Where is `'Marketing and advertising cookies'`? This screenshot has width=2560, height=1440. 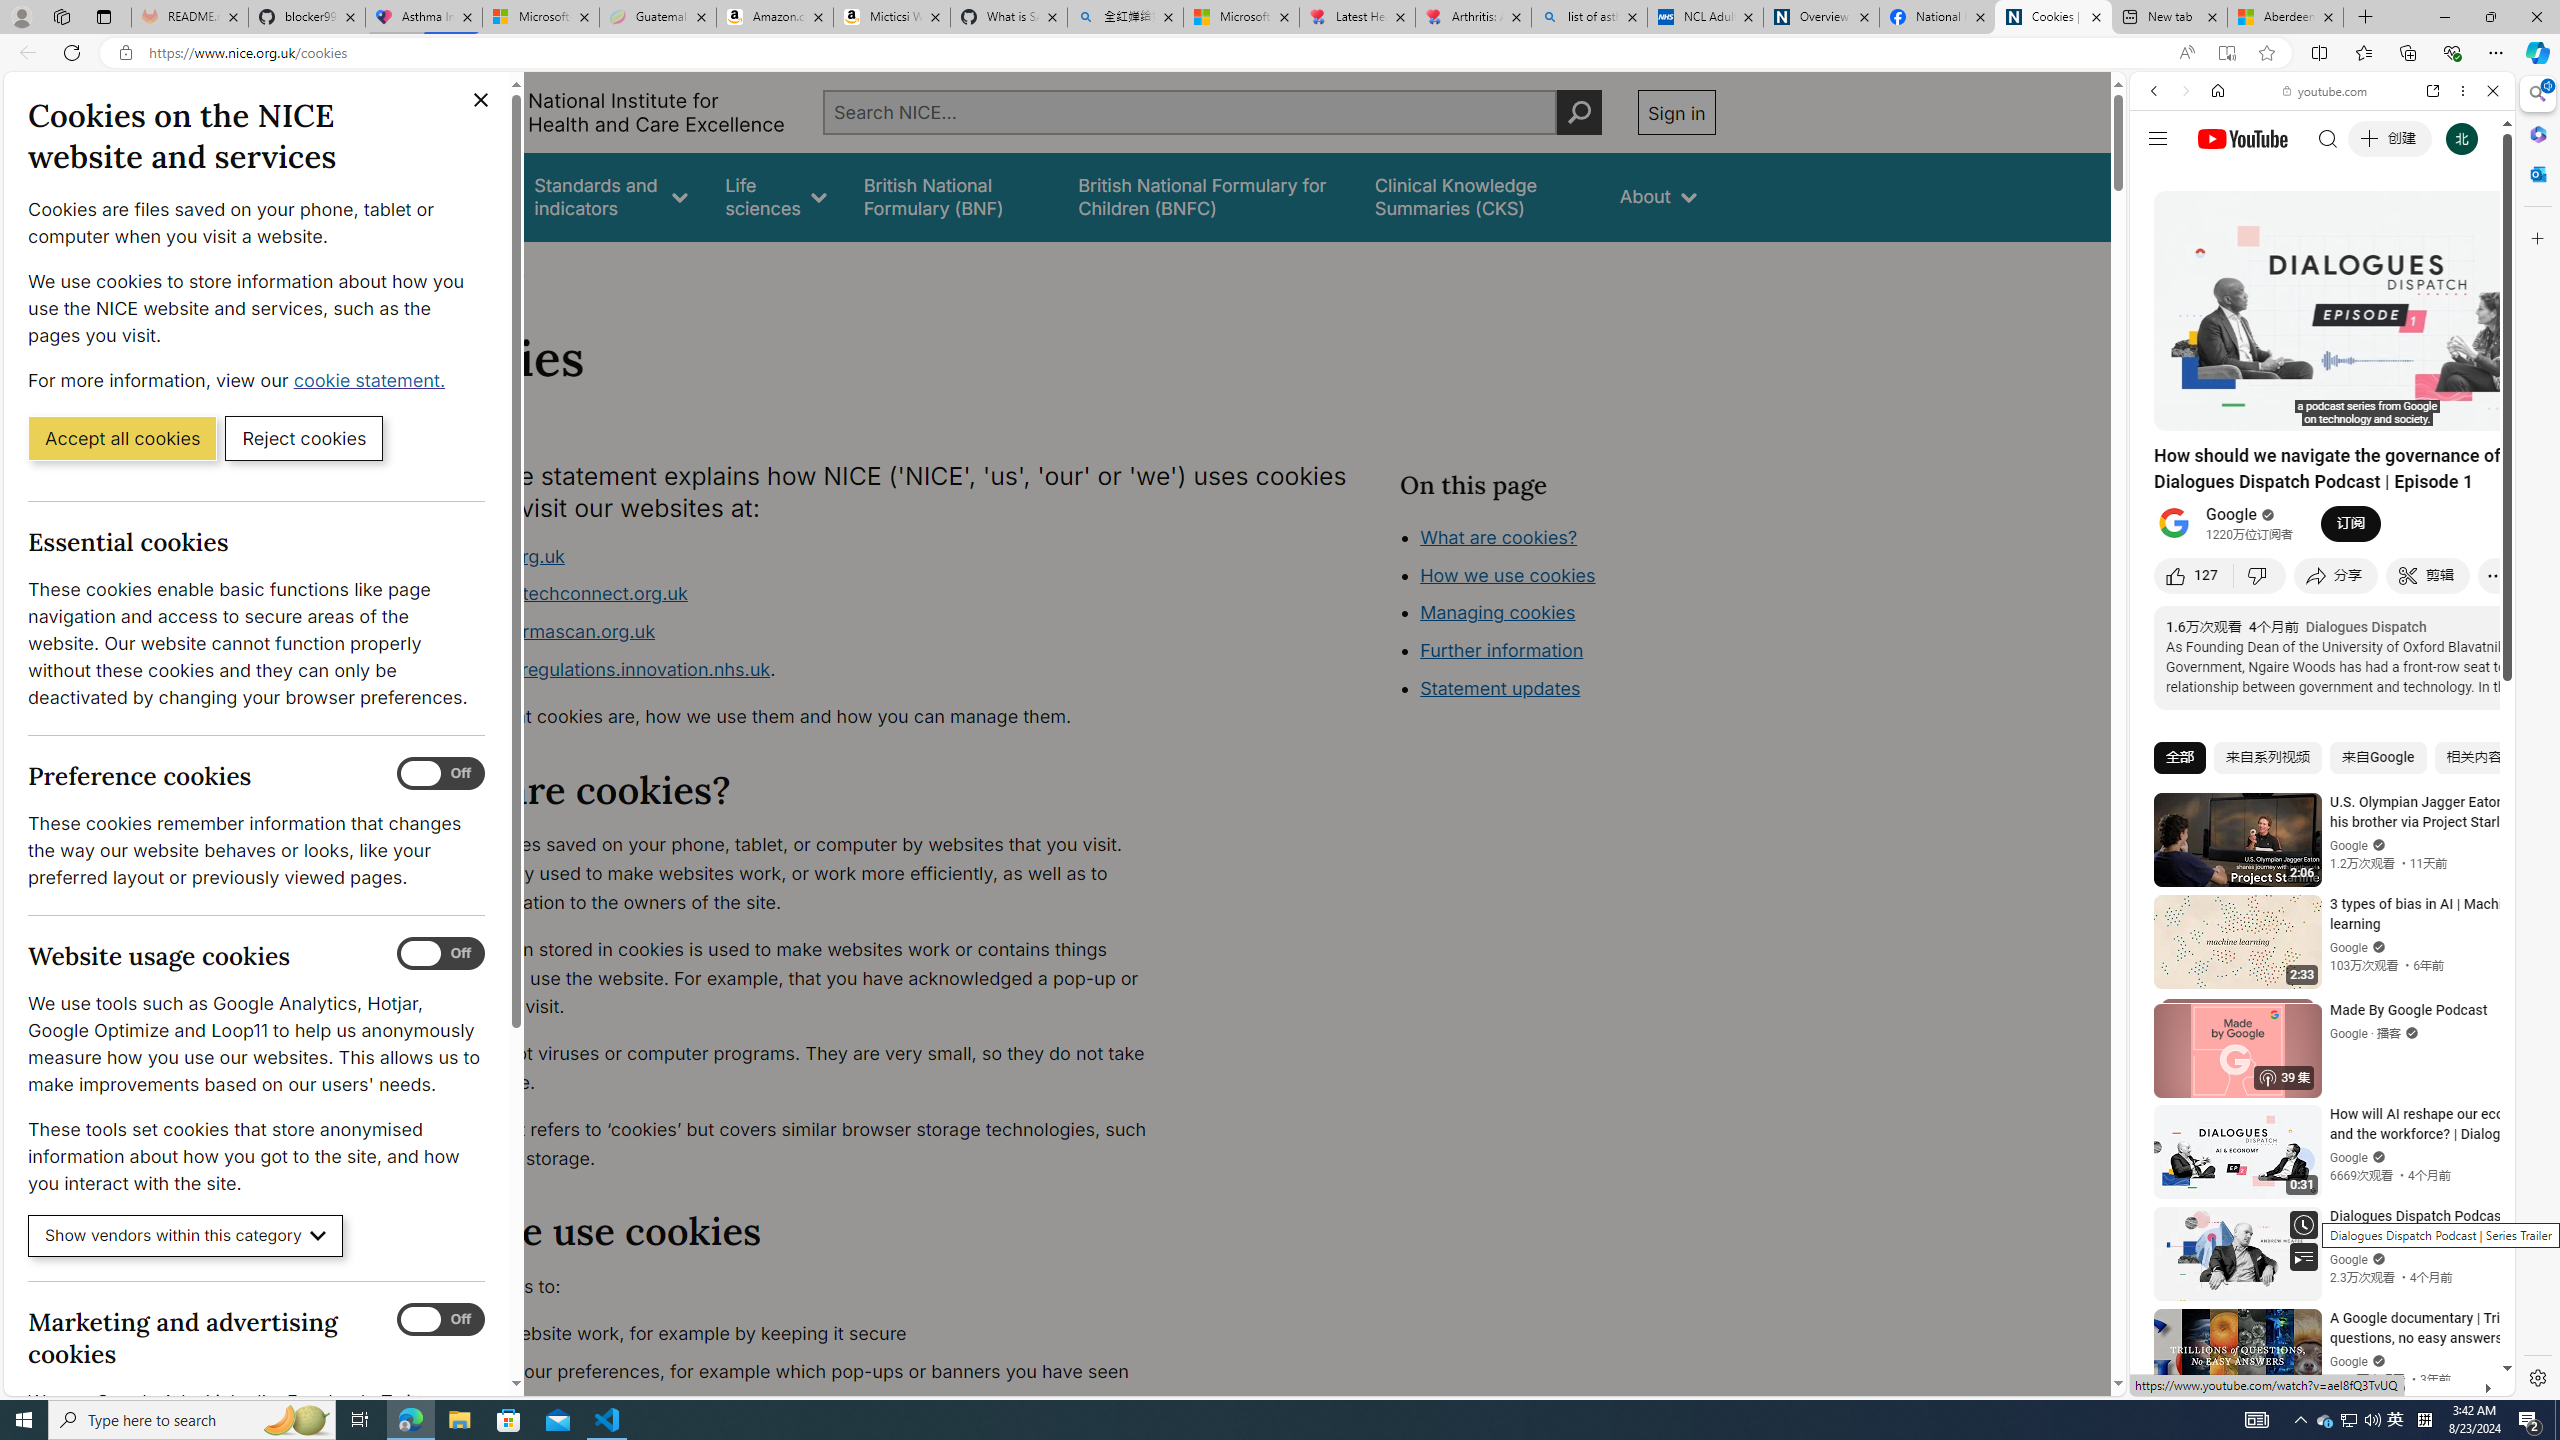
'Marketing and advertising cookies' is located at coordinates (440, 1320).